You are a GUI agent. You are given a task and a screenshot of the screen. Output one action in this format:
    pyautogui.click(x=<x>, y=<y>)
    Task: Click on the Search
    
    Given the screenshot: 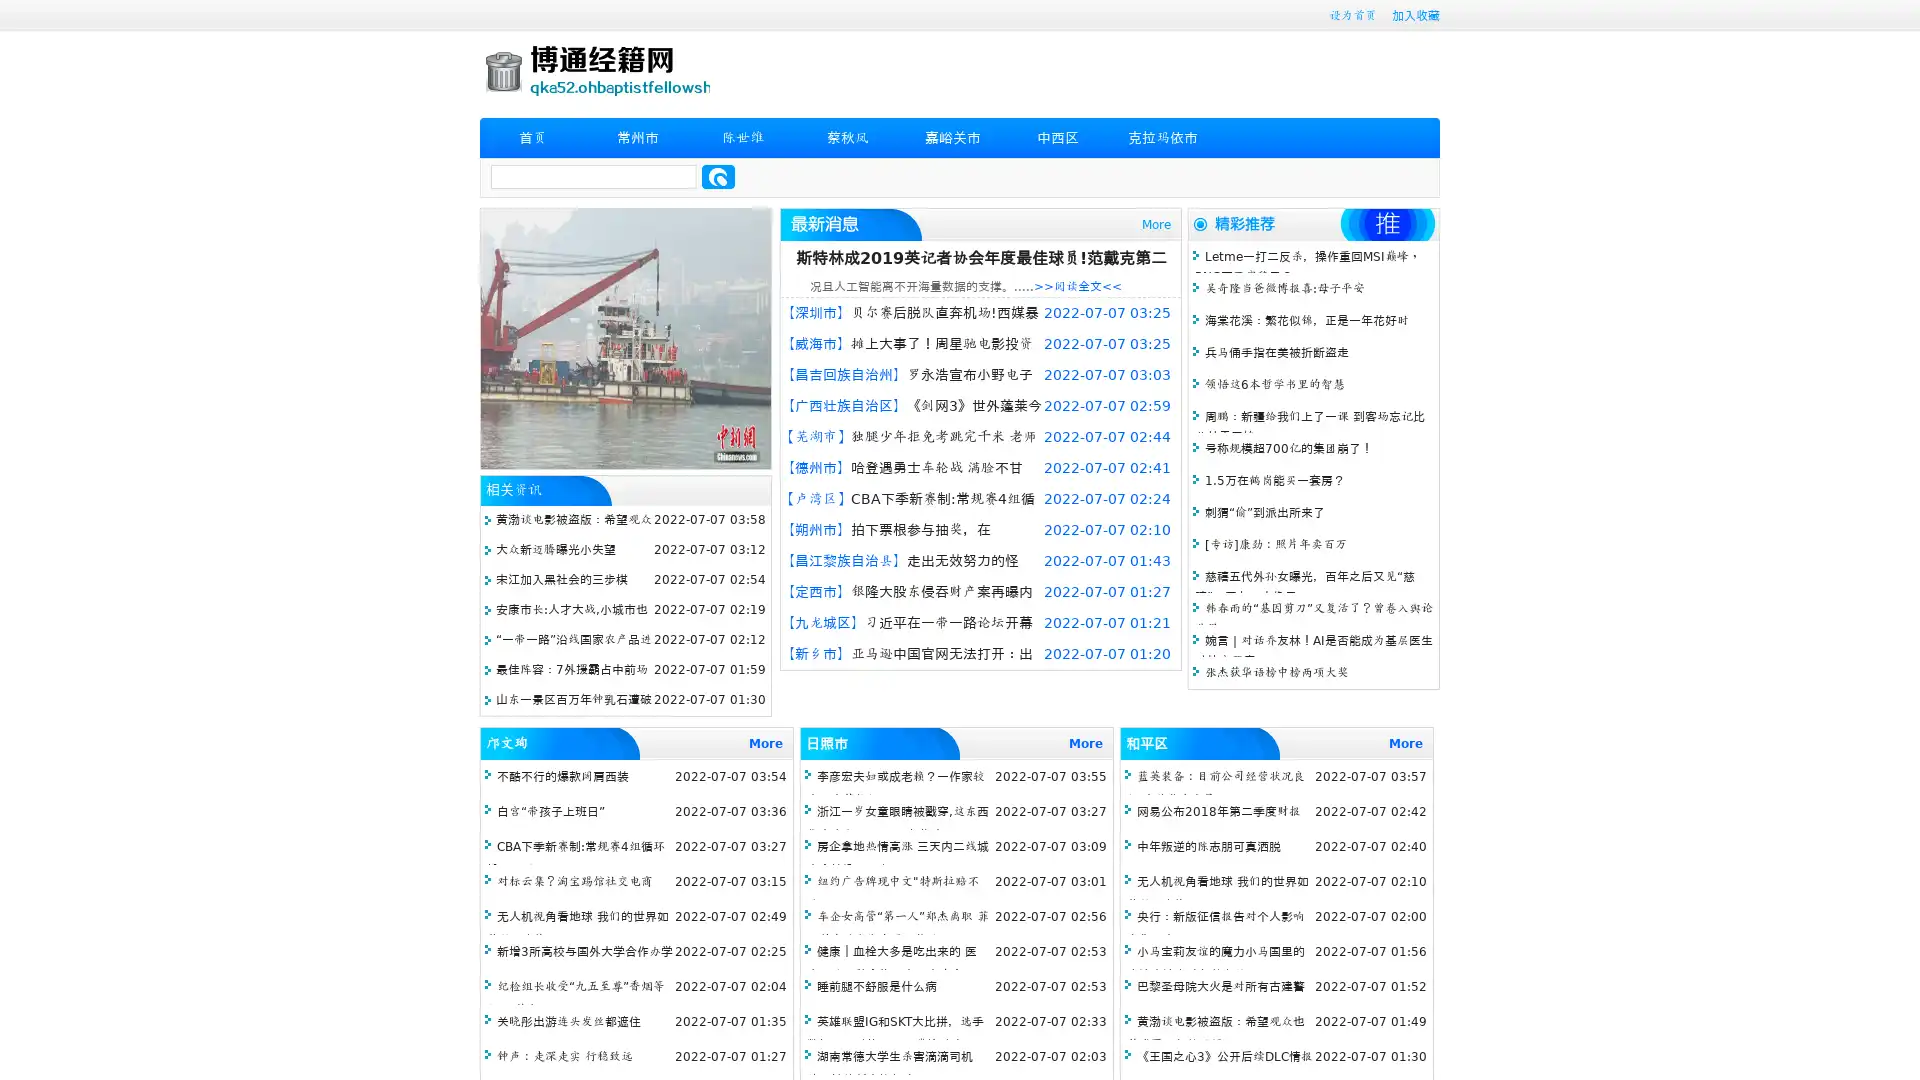 What is the action you would take?
    pyautogui.click(x=718, y=176)
    